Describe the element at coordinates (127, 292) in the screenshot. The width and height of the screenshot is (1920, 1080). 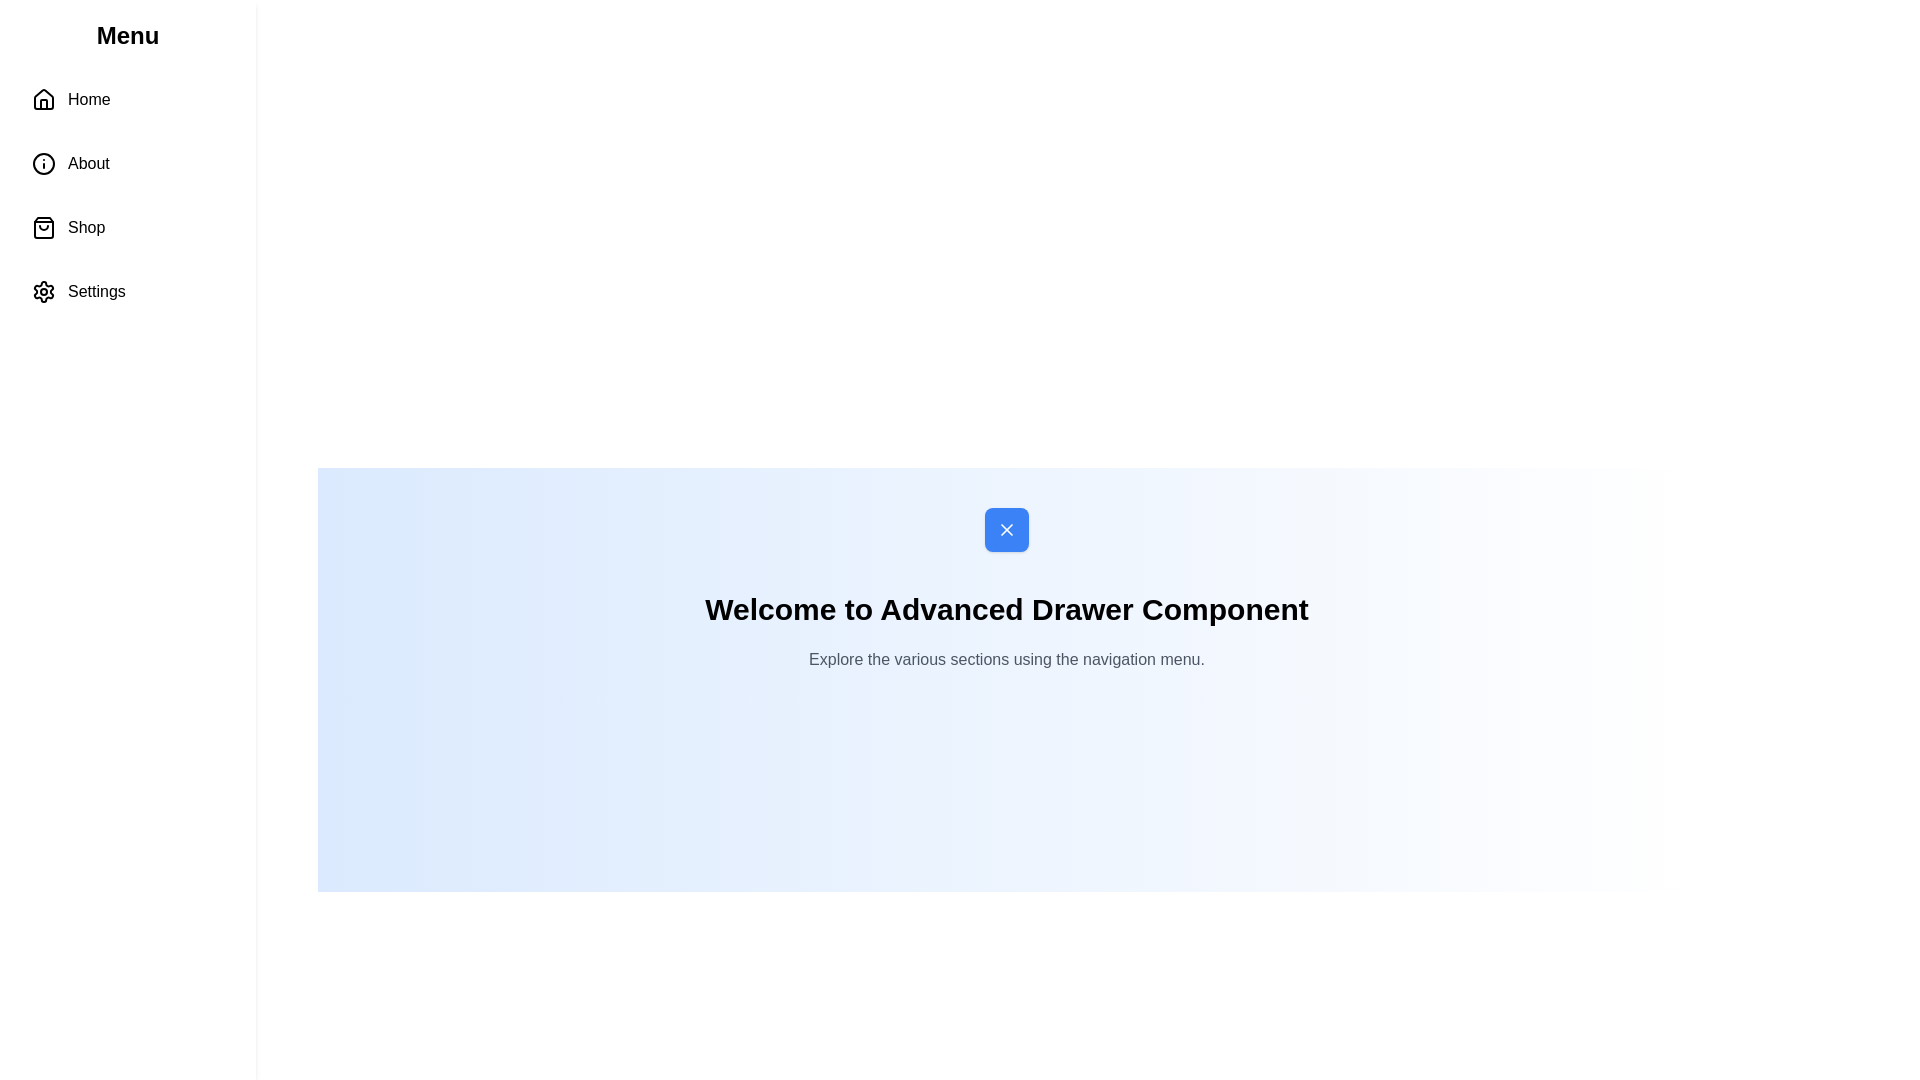
I see `the 'Settings' button located at the bottom of the sidebar navigation section to observe the hover effect` at that location.